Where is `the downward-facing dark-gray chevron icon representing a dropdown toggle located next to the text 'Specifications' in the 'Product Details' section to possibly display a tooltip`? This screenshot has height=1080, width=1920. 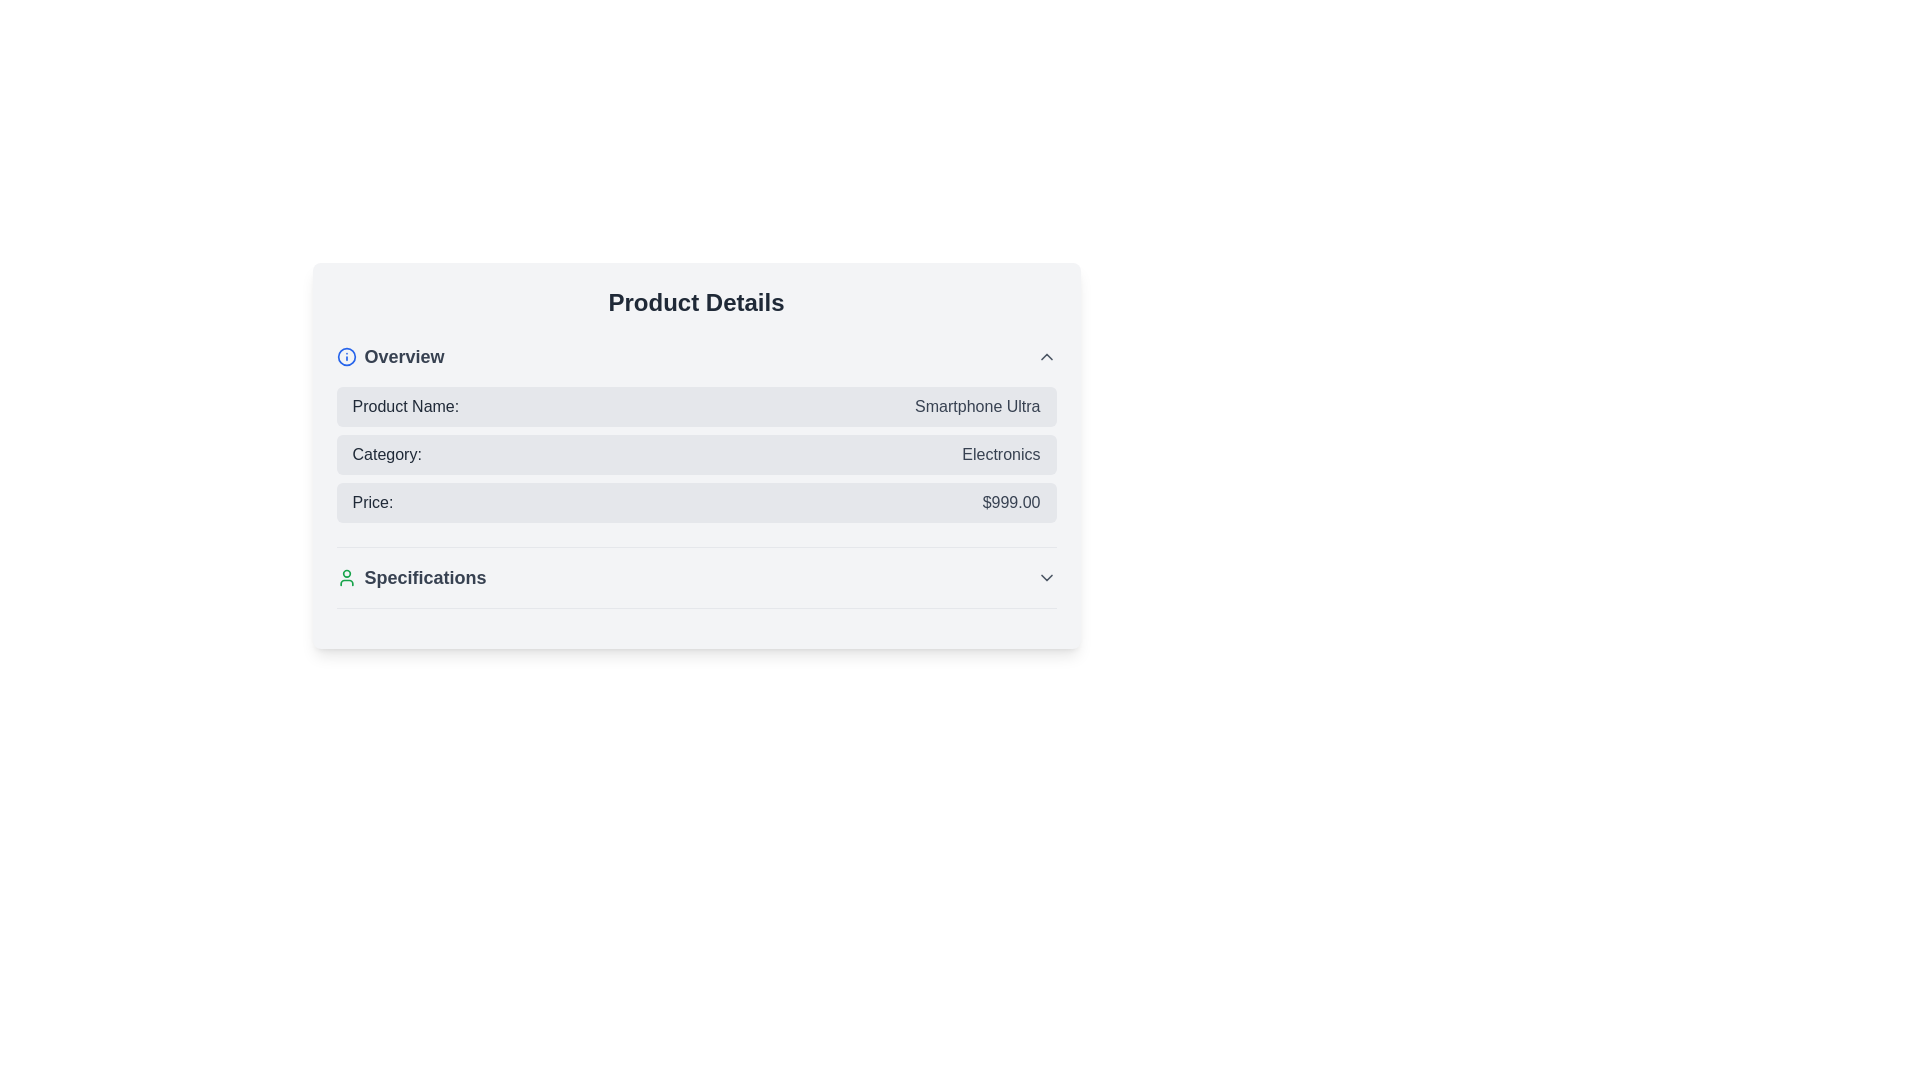
the downward-facing dark-gray chevron icon representing a dropdown toggle located next to the text 'Specifications' in the 'Product Details' section to possibly display a tooltip is located at coordinates (1045, 578).